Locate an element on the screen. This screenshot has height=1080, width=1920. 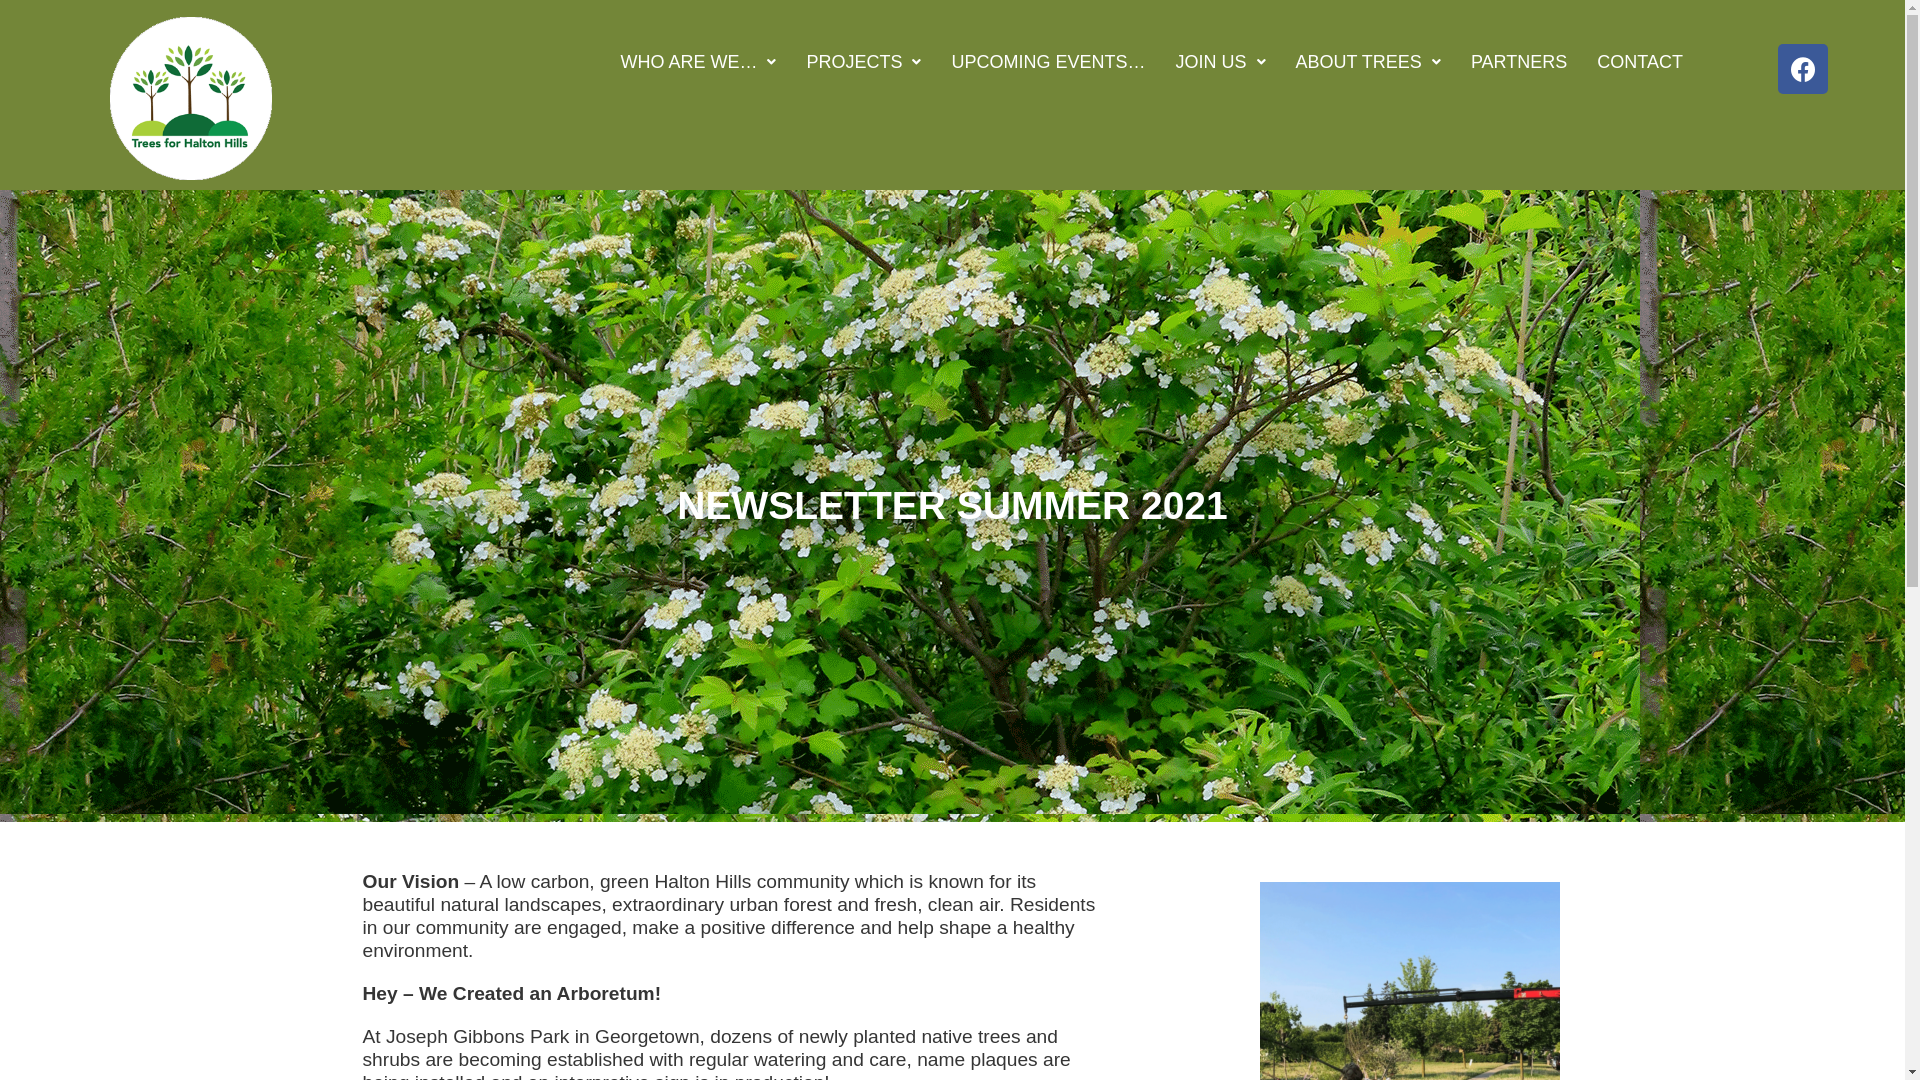
'PROJECTS' is located at coordinates (863, 60).